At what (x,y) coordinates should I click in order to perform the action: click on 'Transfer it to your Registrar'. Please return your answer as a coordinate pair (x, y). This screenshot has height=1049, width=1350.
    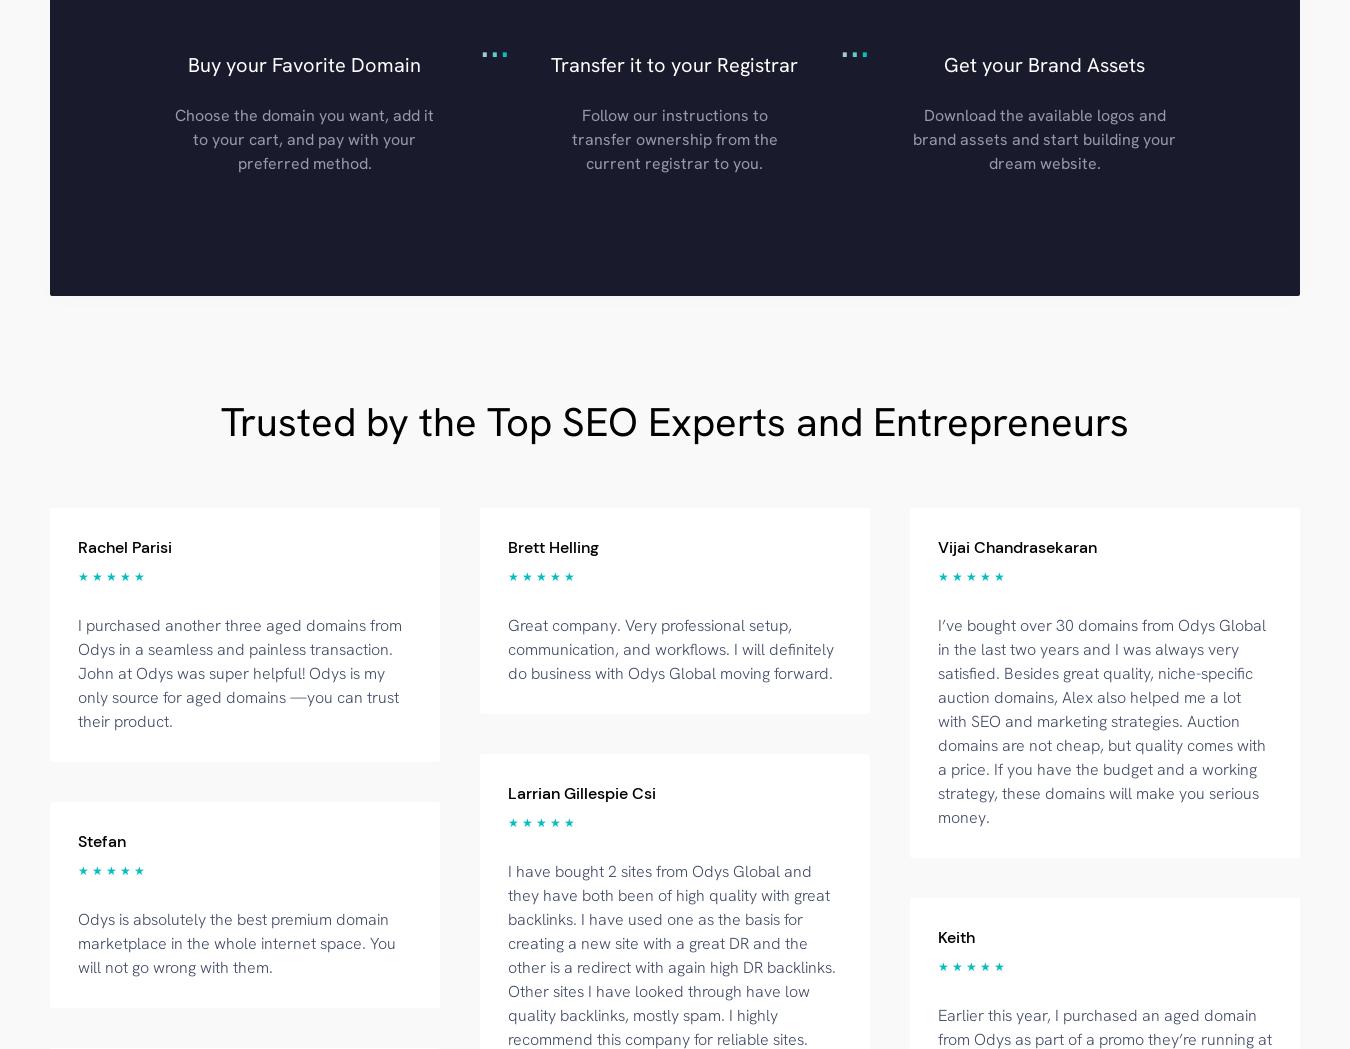
    Looking at the image, I should click on (674, 63).